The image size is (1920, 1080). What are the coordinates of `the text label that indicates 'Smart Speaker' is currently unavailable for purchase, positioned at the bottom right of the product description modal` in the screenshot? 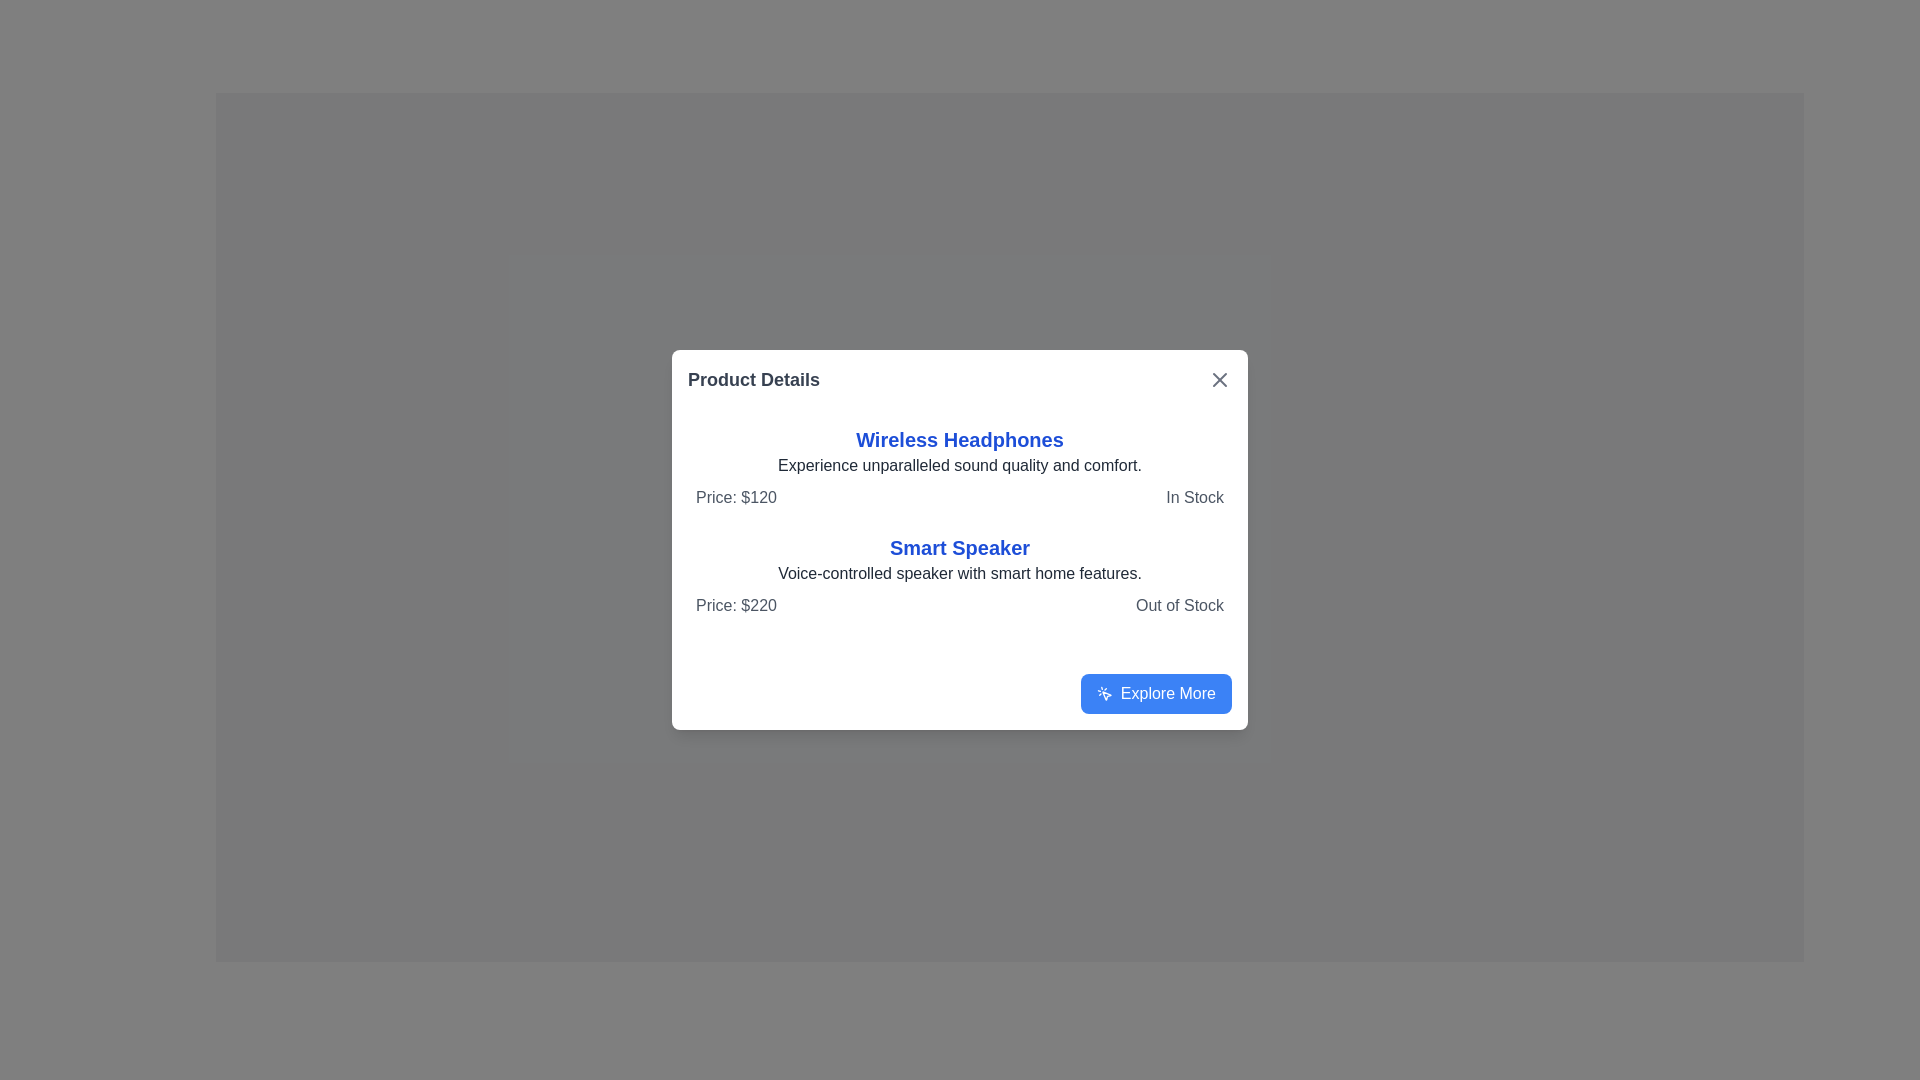 It's located at (1180, 604).